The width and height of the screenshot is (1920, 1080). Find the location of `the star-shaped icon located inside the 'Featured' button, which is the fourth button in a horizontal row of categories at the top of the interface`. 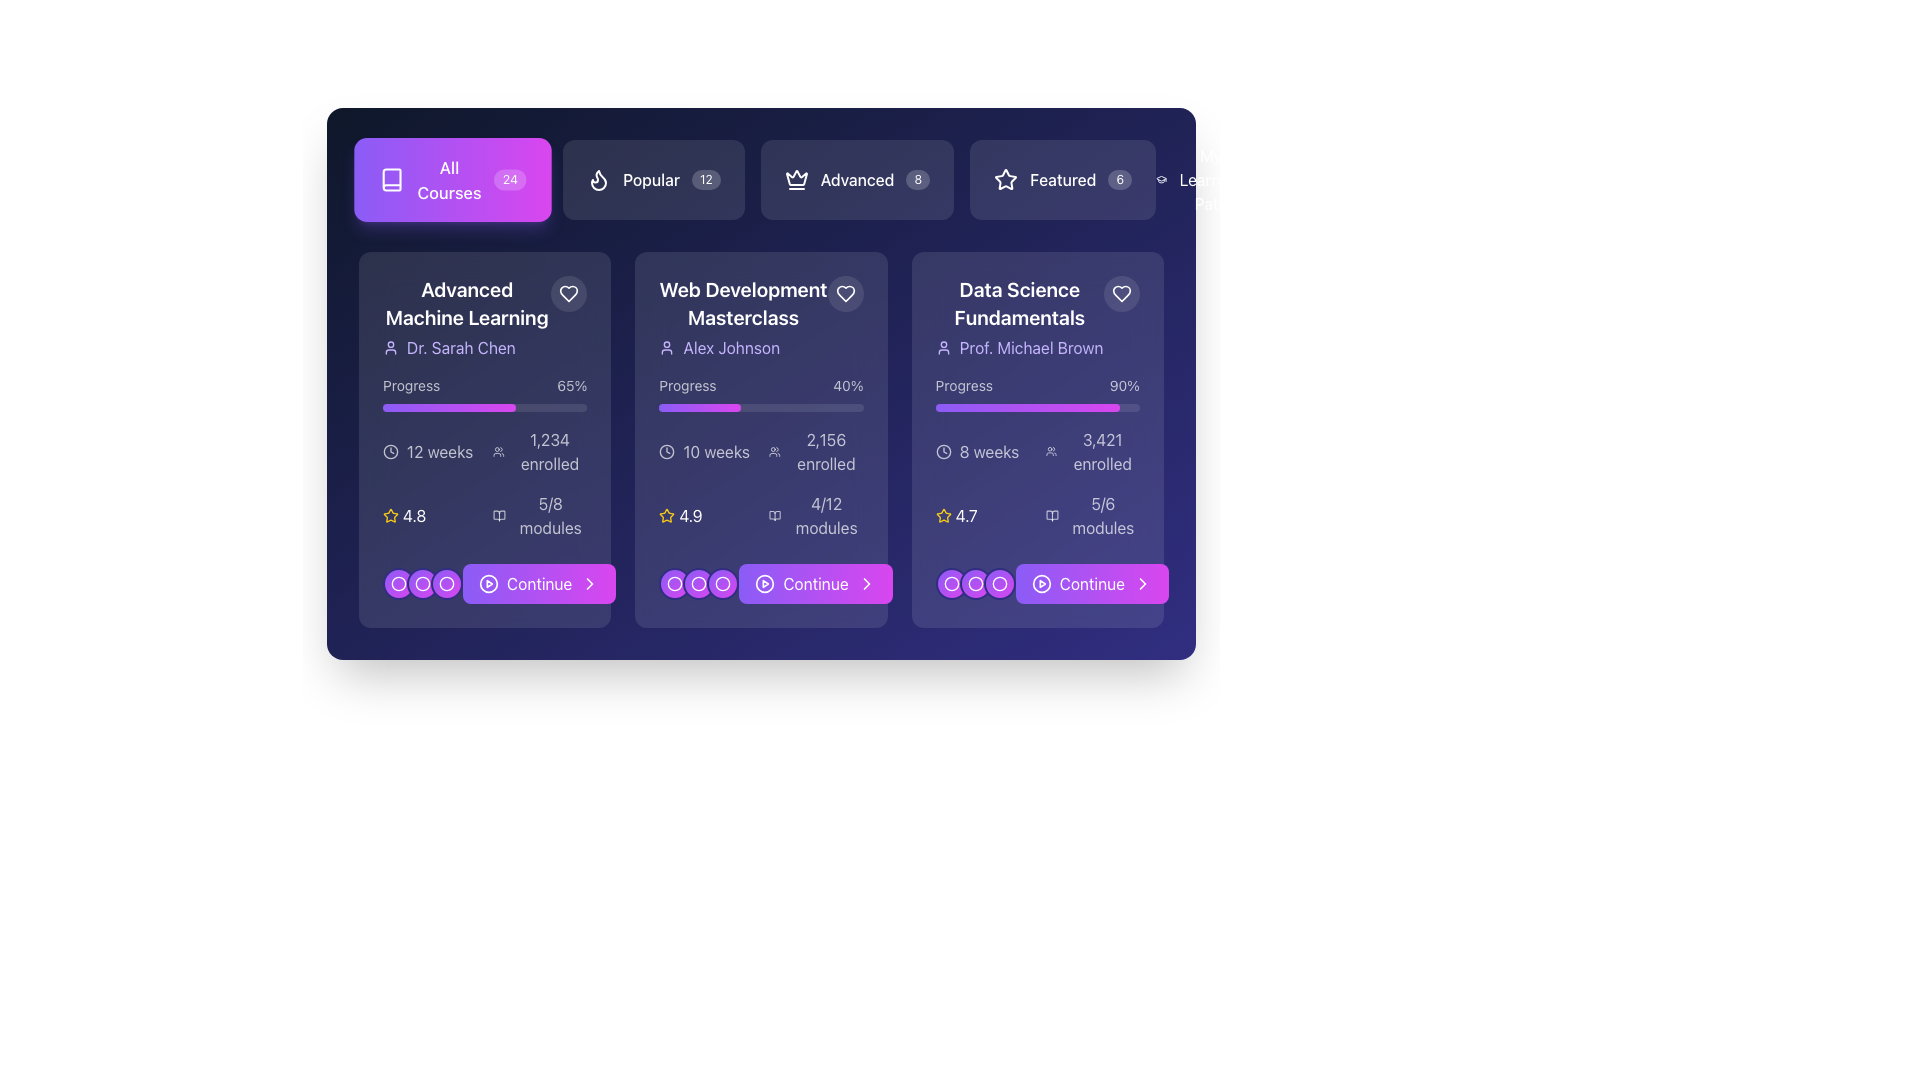

the star-shaped icon located inside the 'Featured' button, which is the fourth button in a horizontal row of categories at the top of the interface is located at coordinates (1006, 178).